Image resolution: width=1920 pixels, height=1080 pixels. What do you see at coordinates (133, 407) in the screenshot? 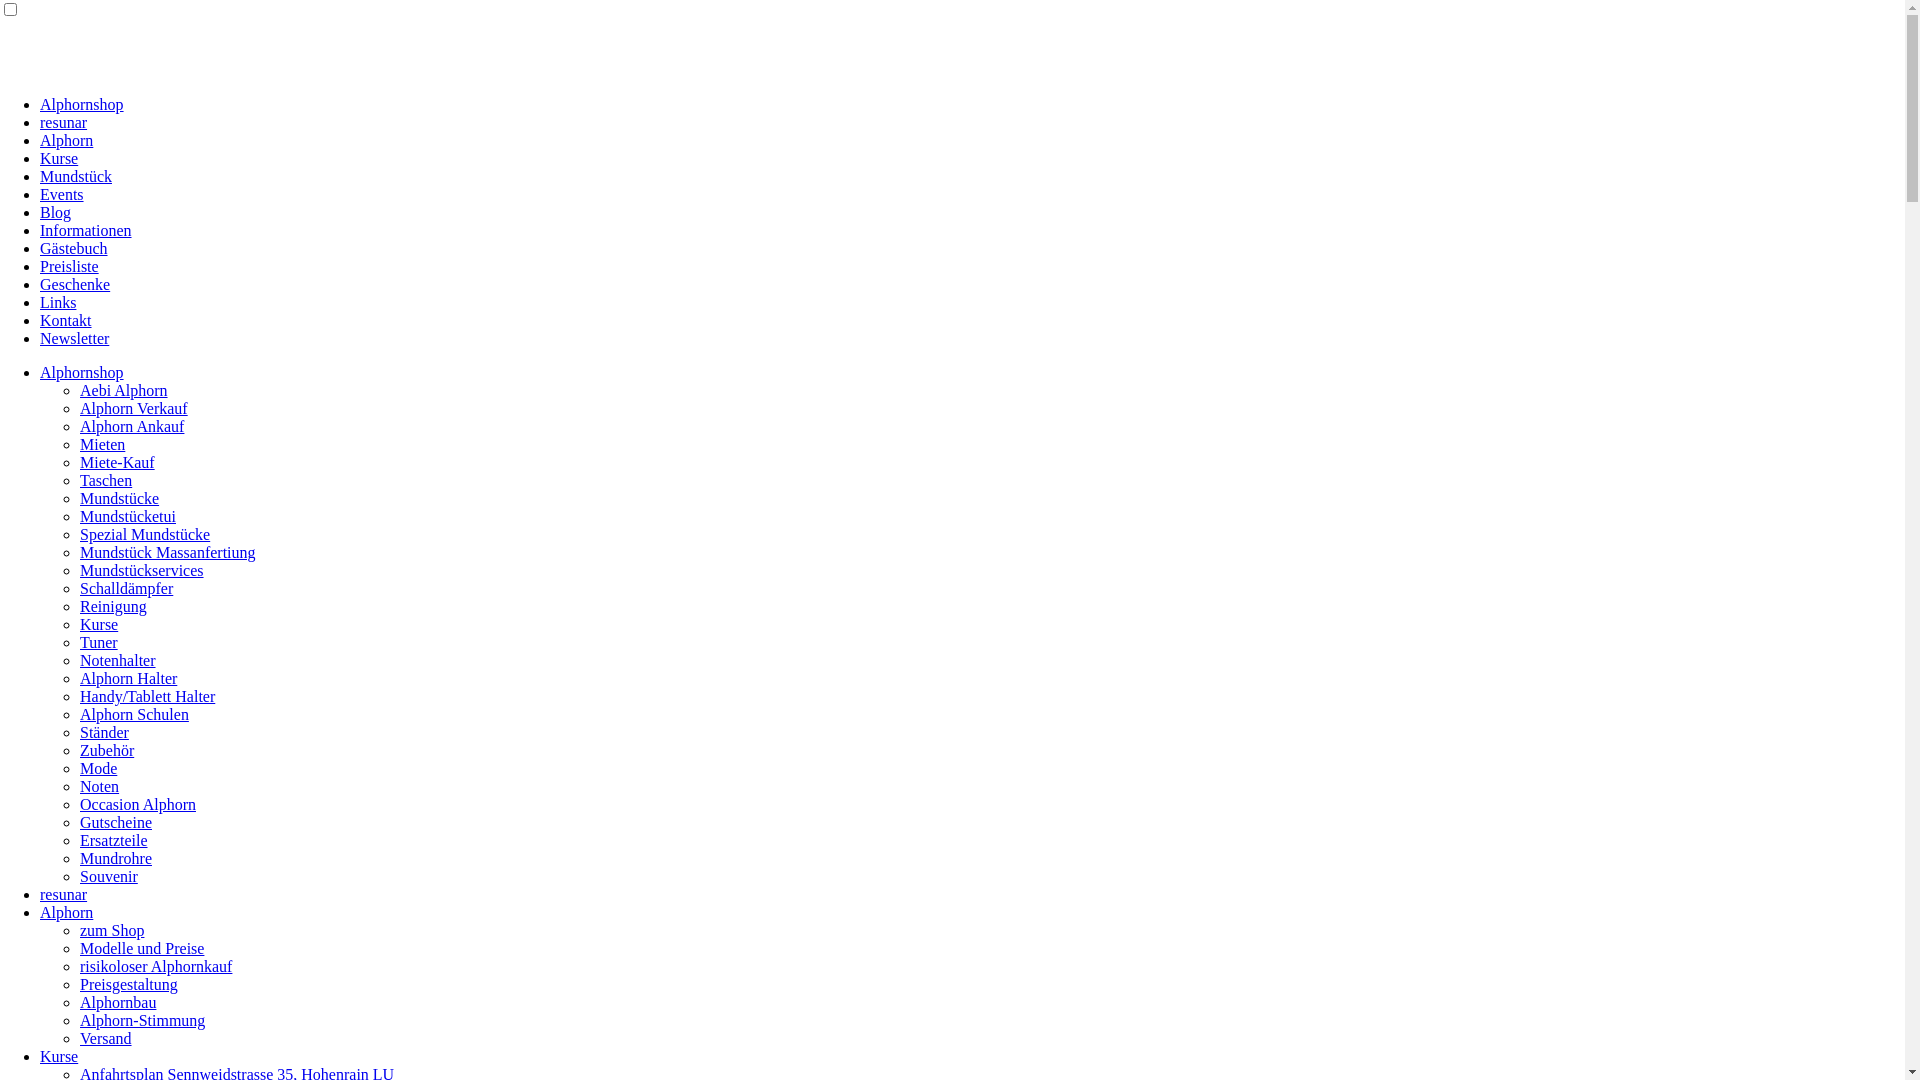
I see `'Alphorn Verkauf'` at bounding box center [133, 407].